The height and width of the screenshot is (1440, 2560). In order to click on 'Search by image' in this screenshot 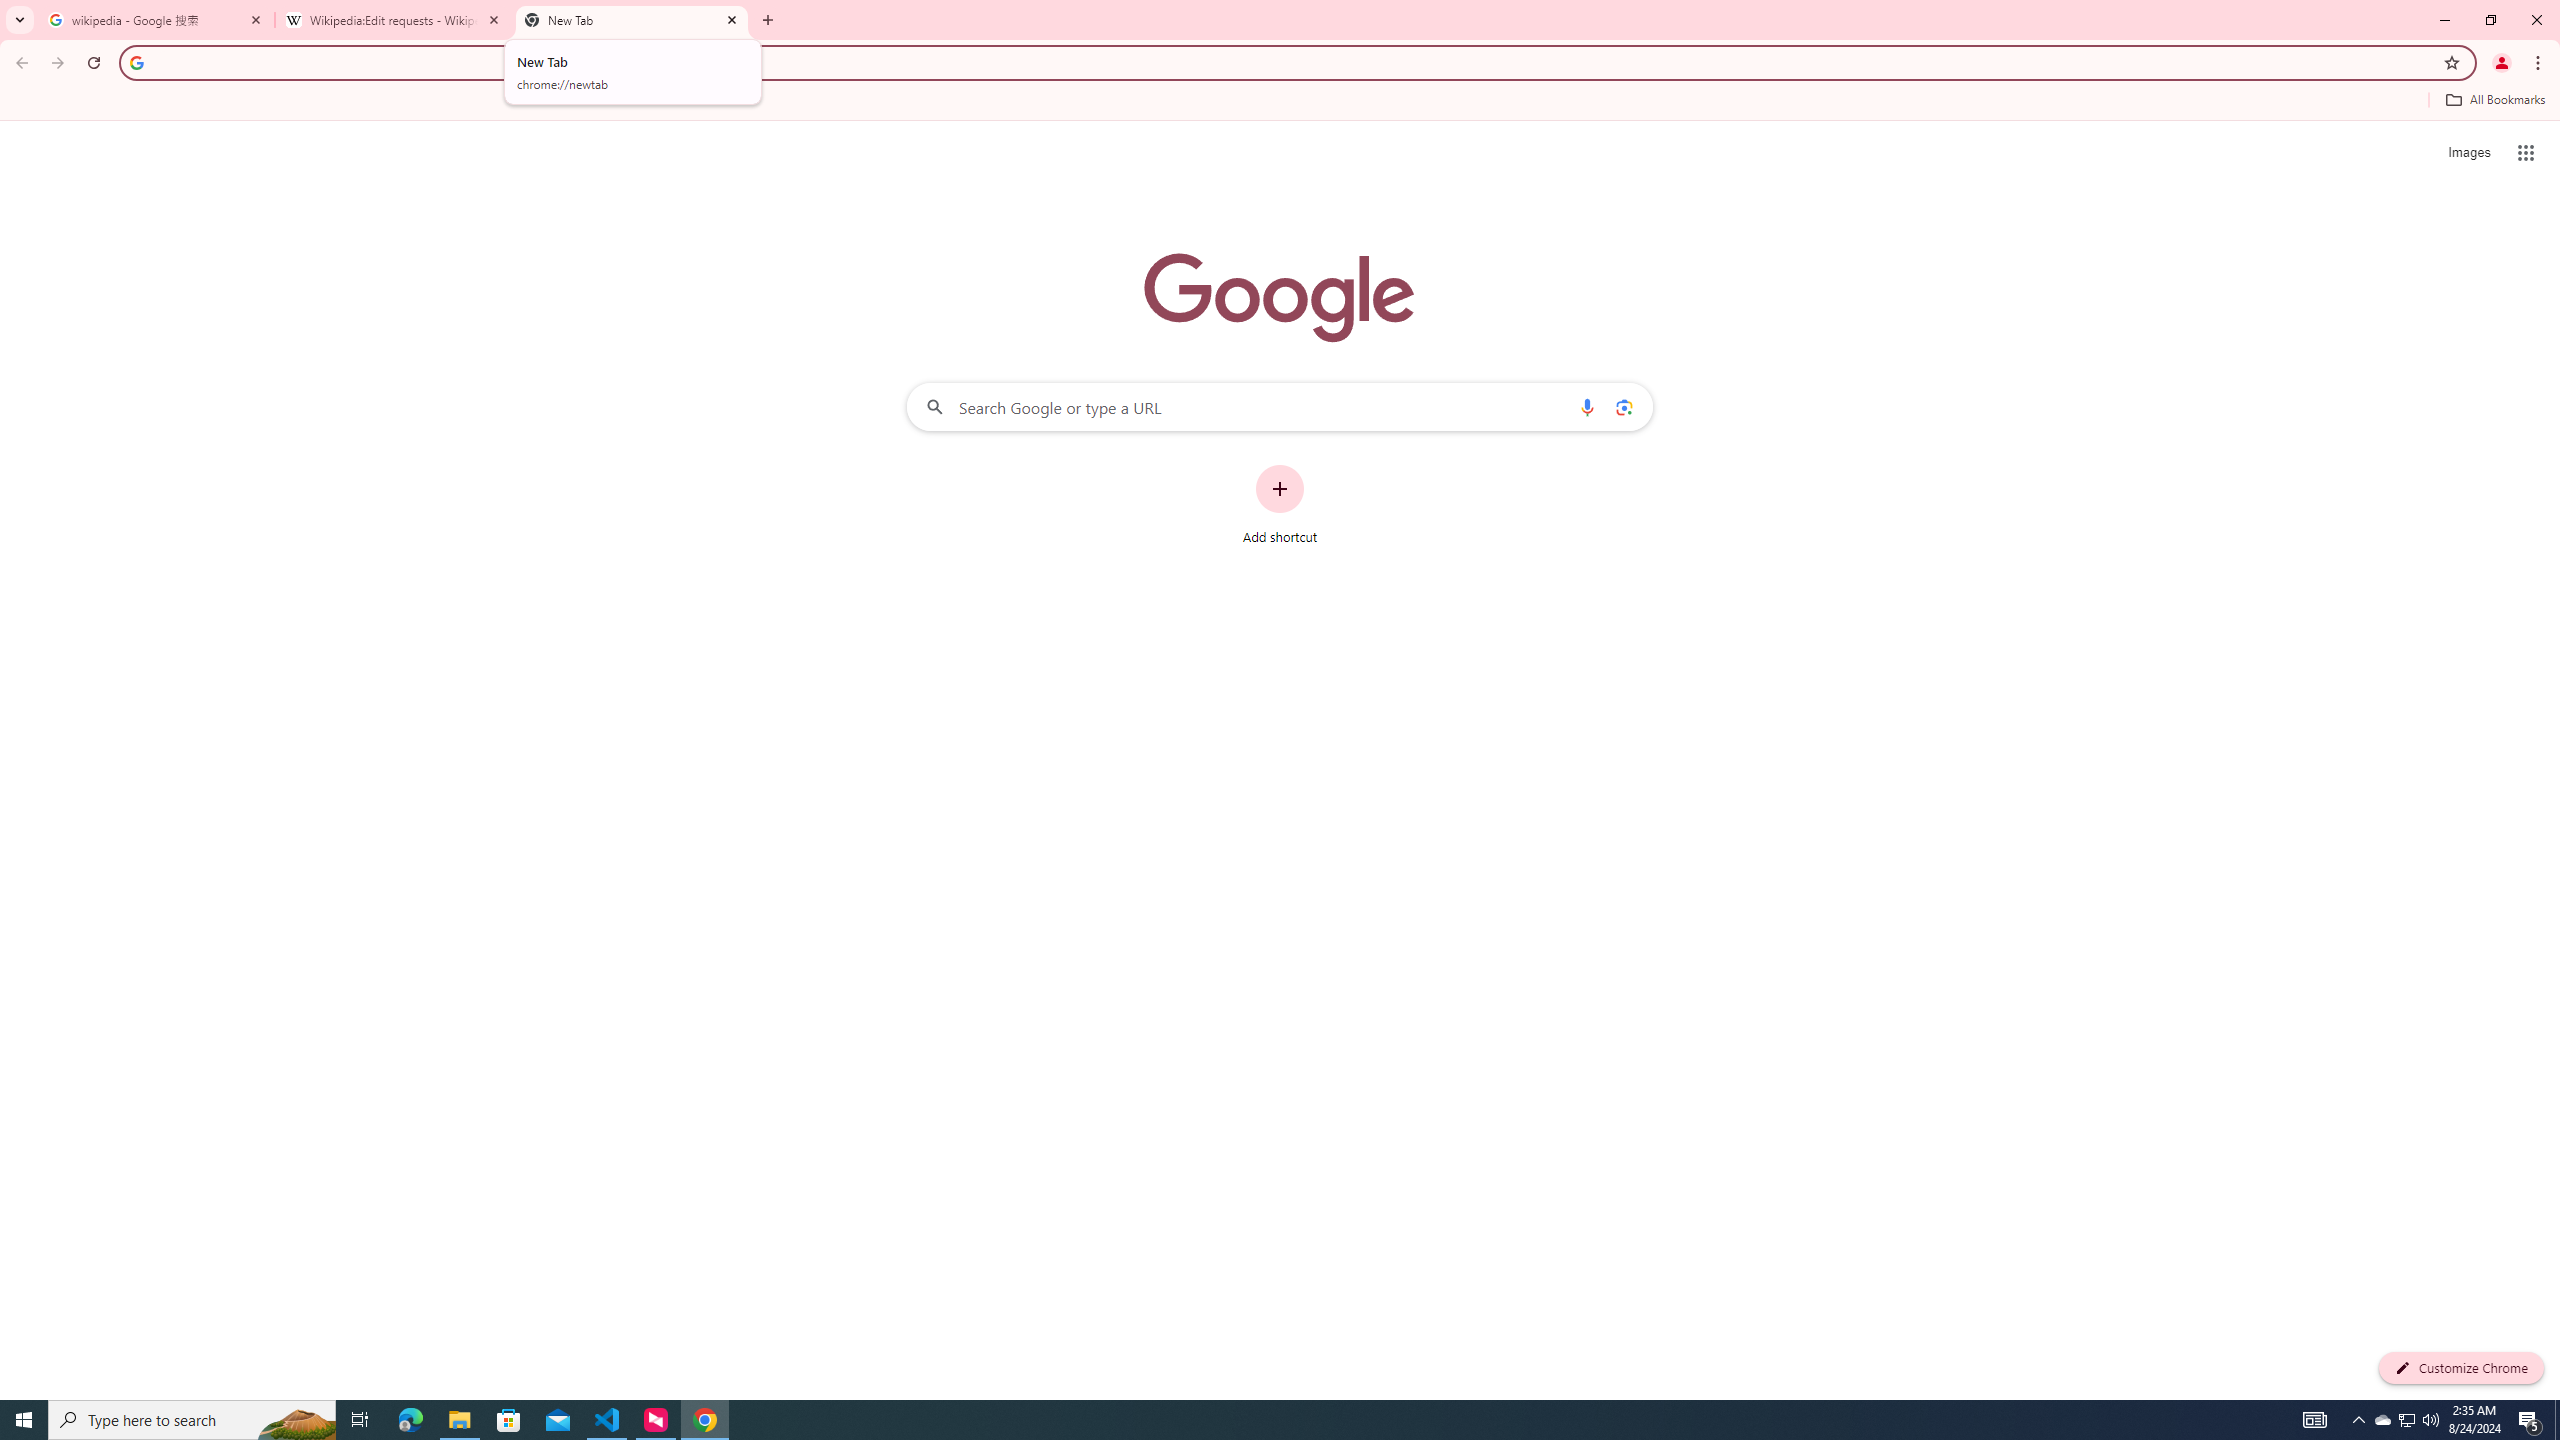, I will do `click(1622, 405)`.